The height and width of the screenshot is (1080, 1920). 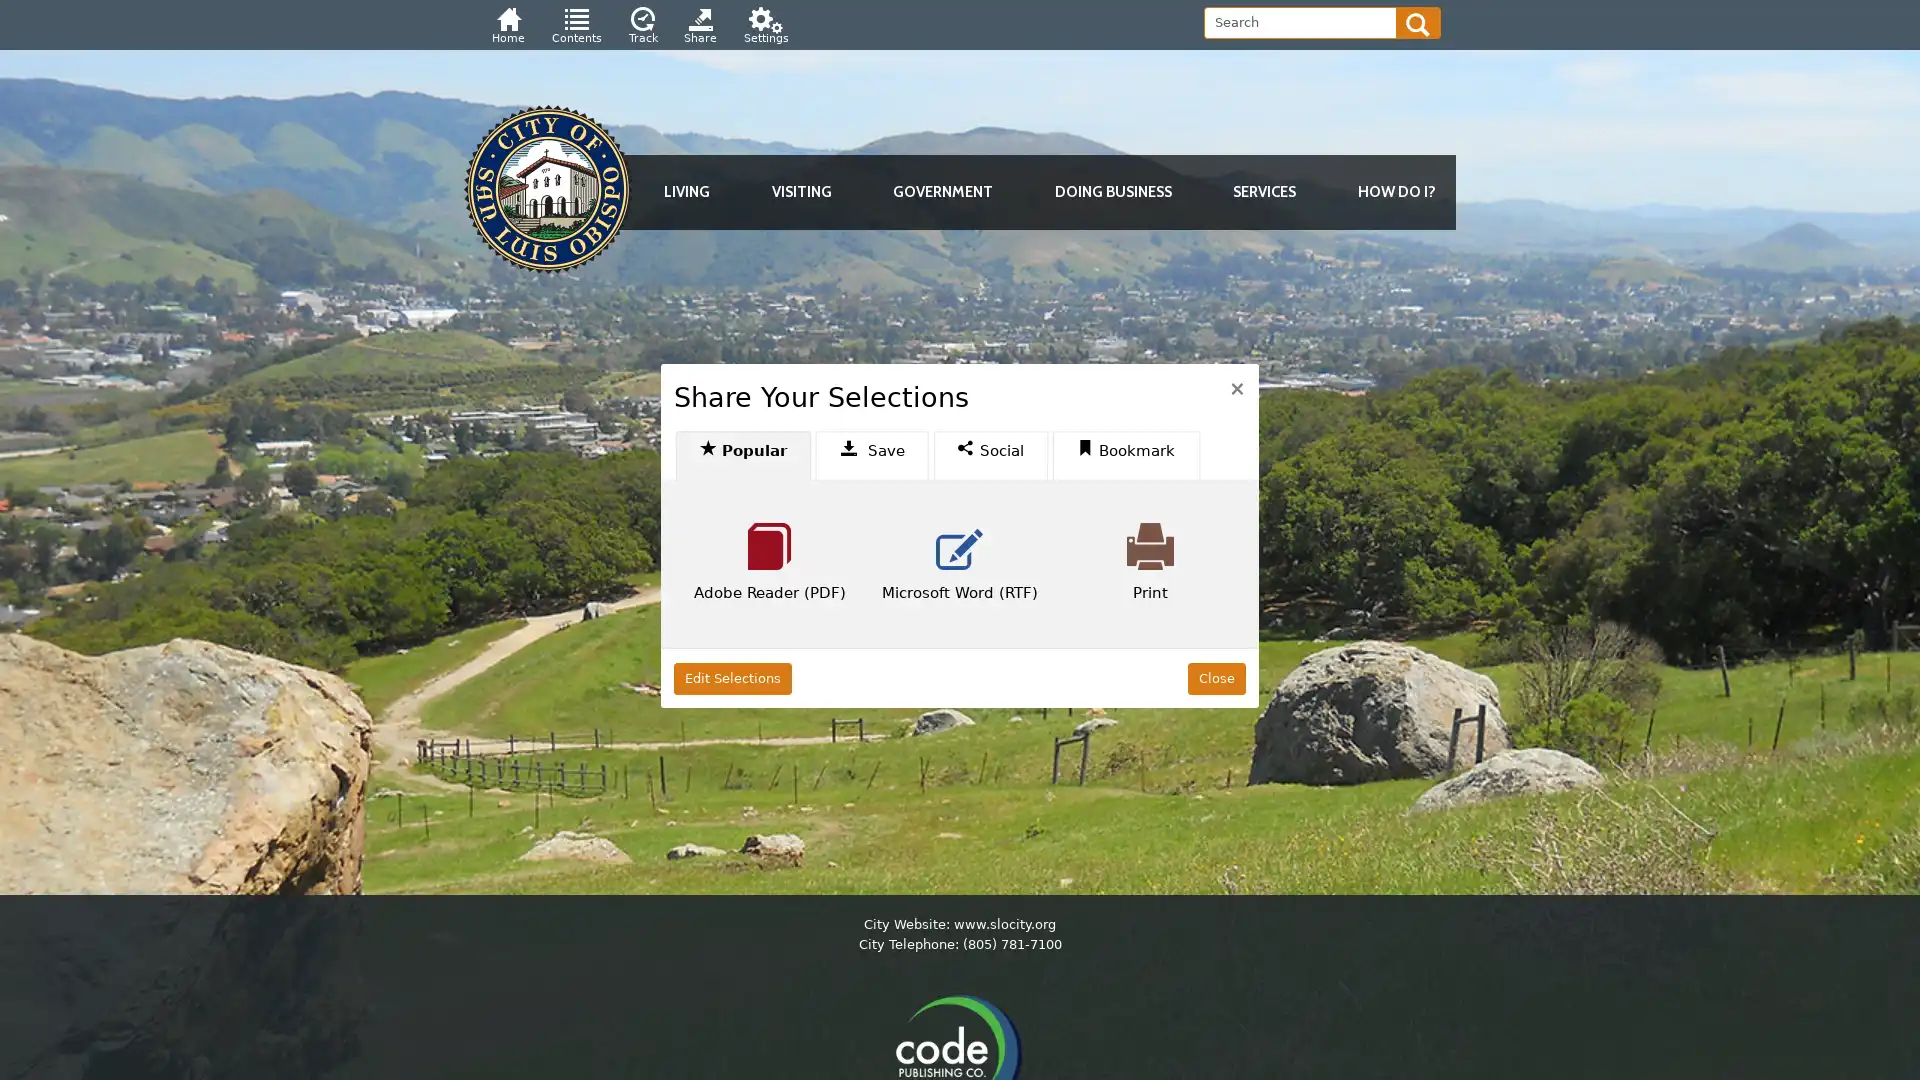 What do you see at coordinates (1214, 677) in the screenshot?
I see `Close` at bounding box center [1214, 677].